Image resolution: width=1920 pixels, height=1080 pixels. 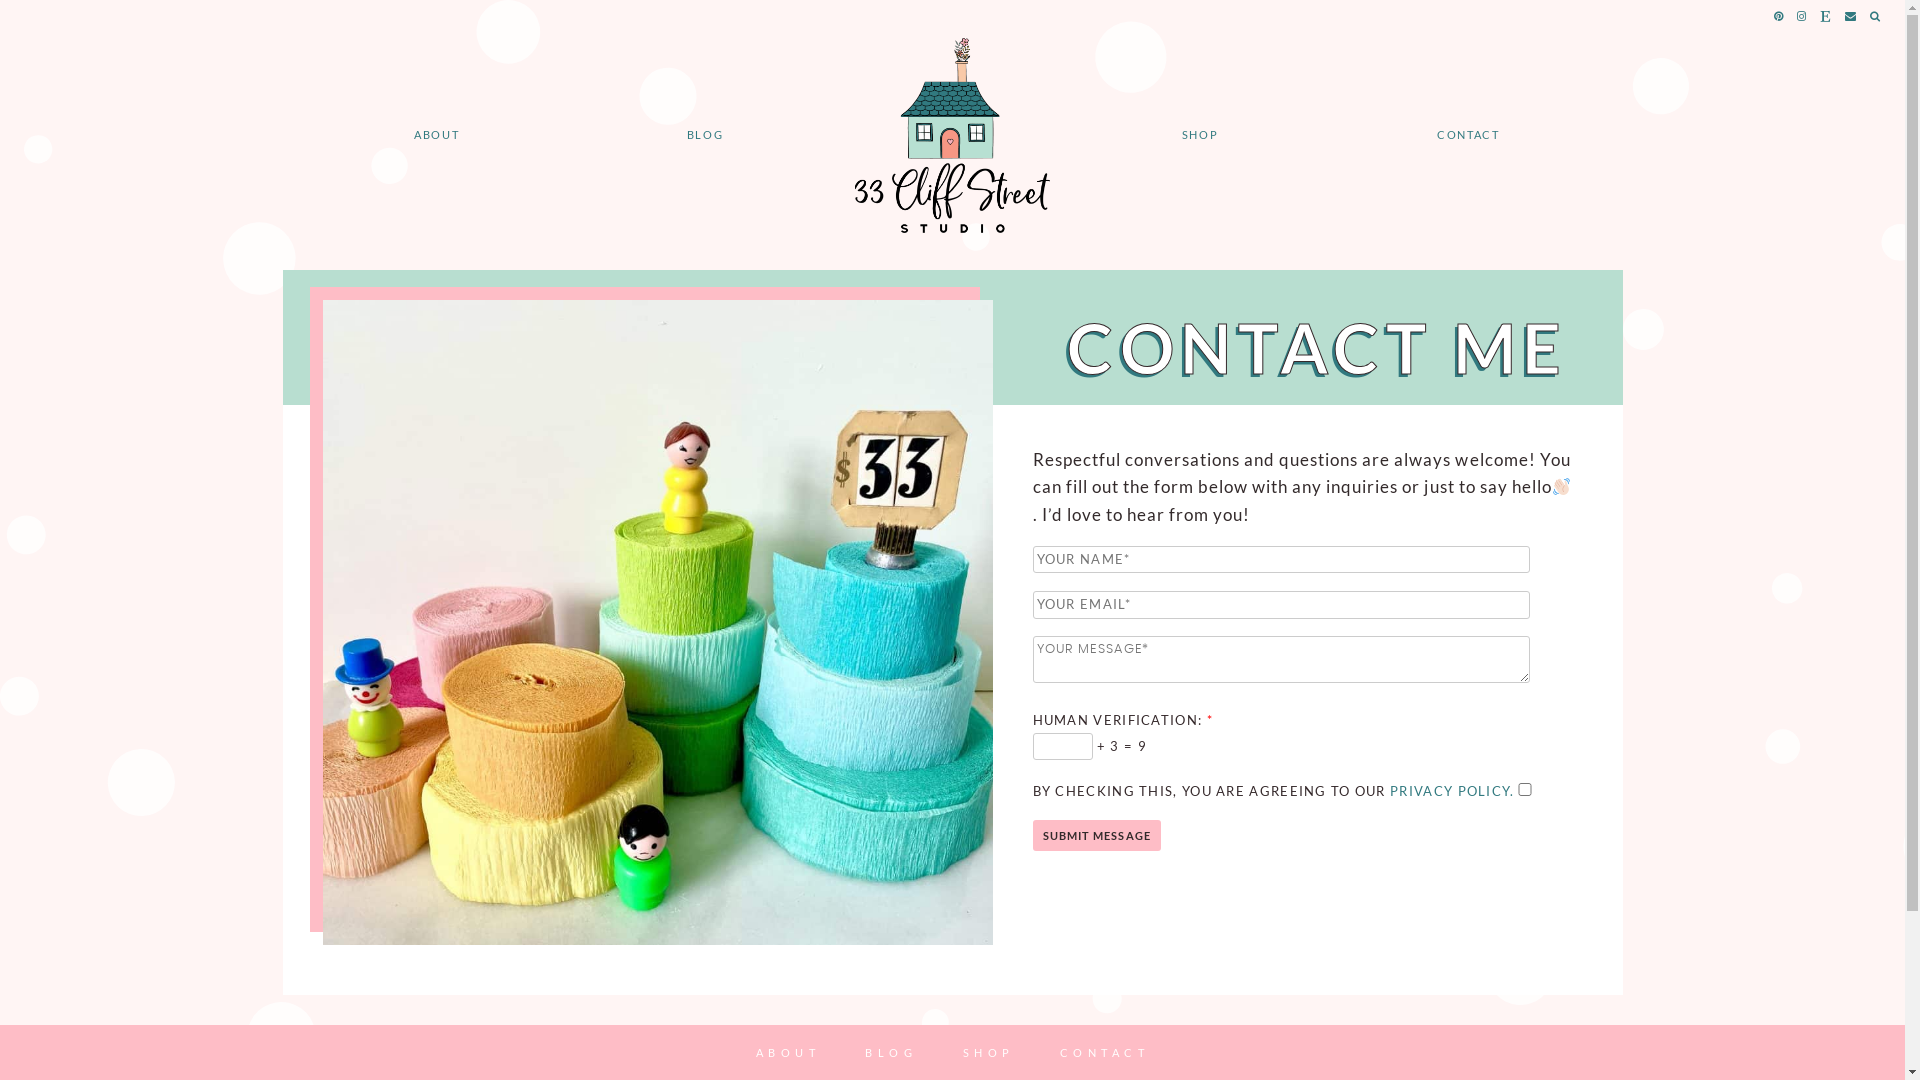 What do you see at coordinates (1452, 789) in the screenshot?
I see `'PRIVACY POLICY.'` at bounding box center [1452, 789].